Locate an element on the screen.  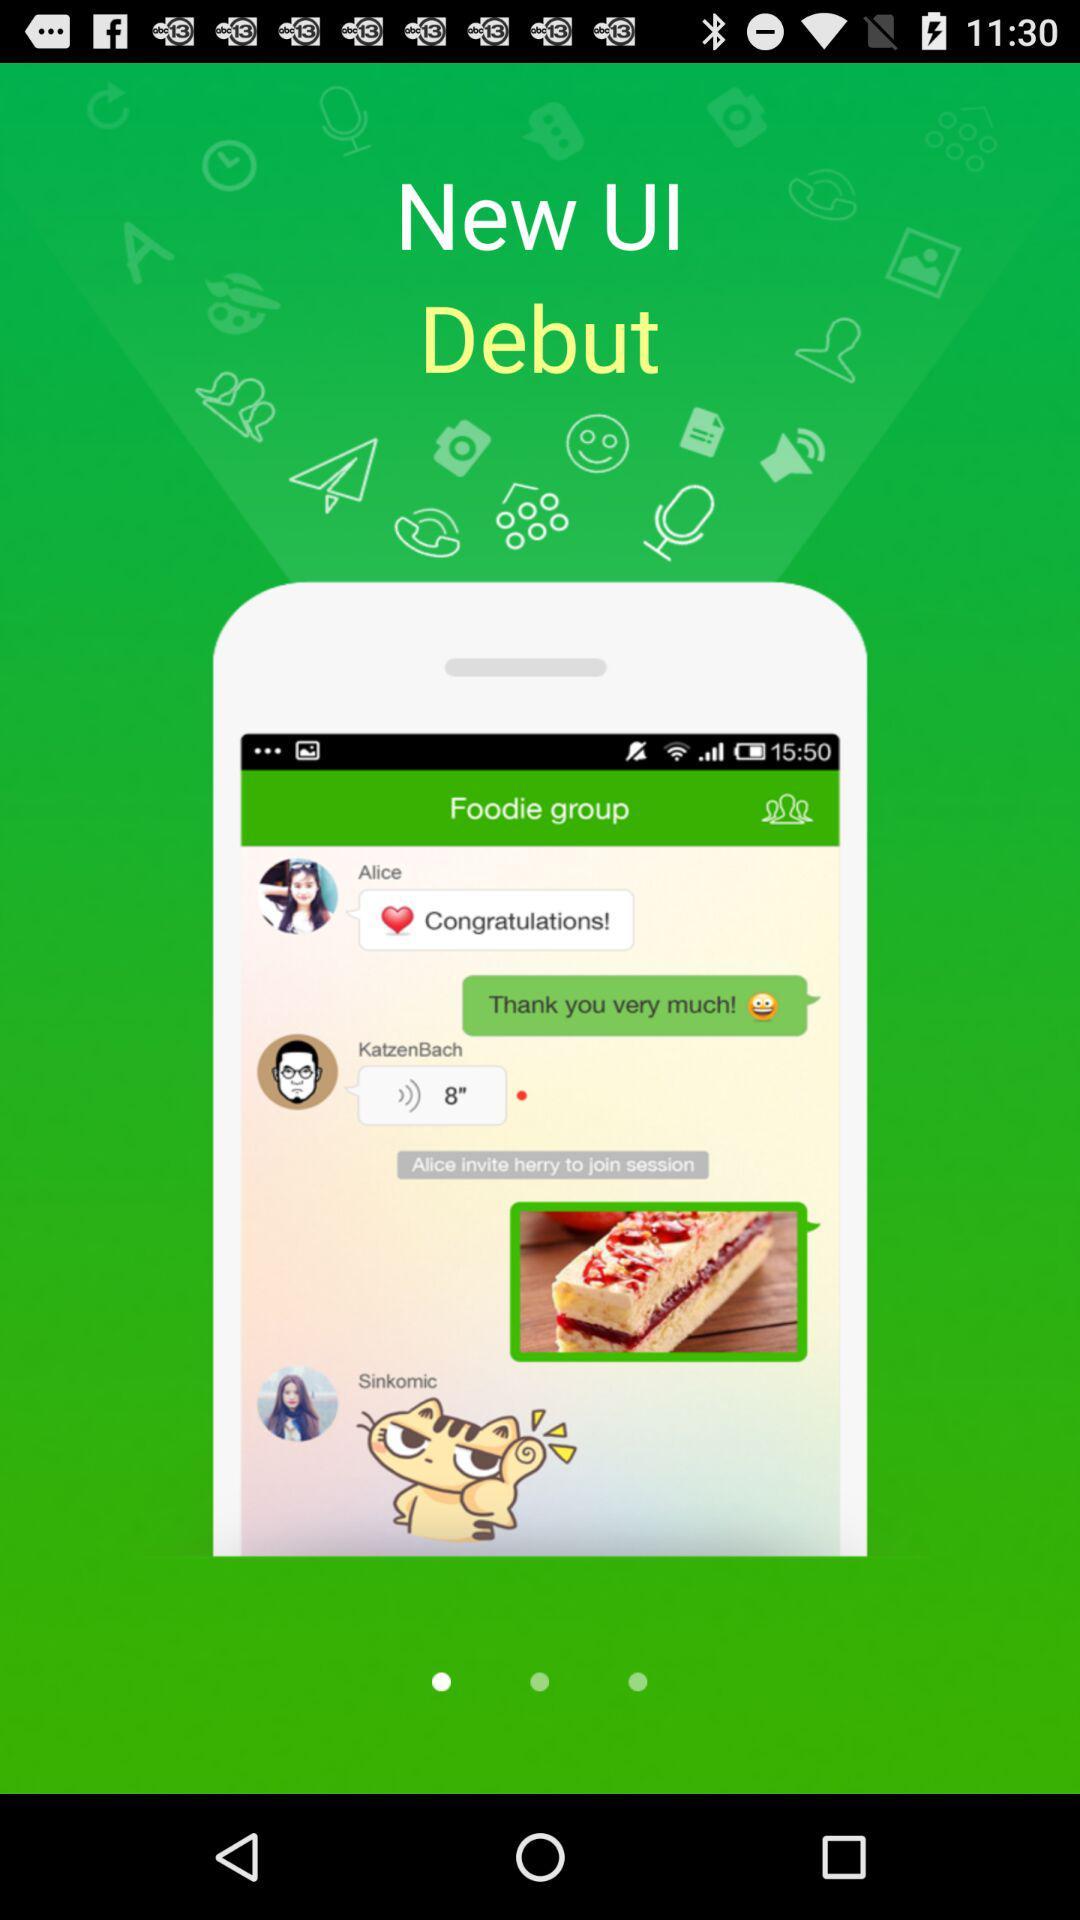
next is located at coordinates (637, 1680).